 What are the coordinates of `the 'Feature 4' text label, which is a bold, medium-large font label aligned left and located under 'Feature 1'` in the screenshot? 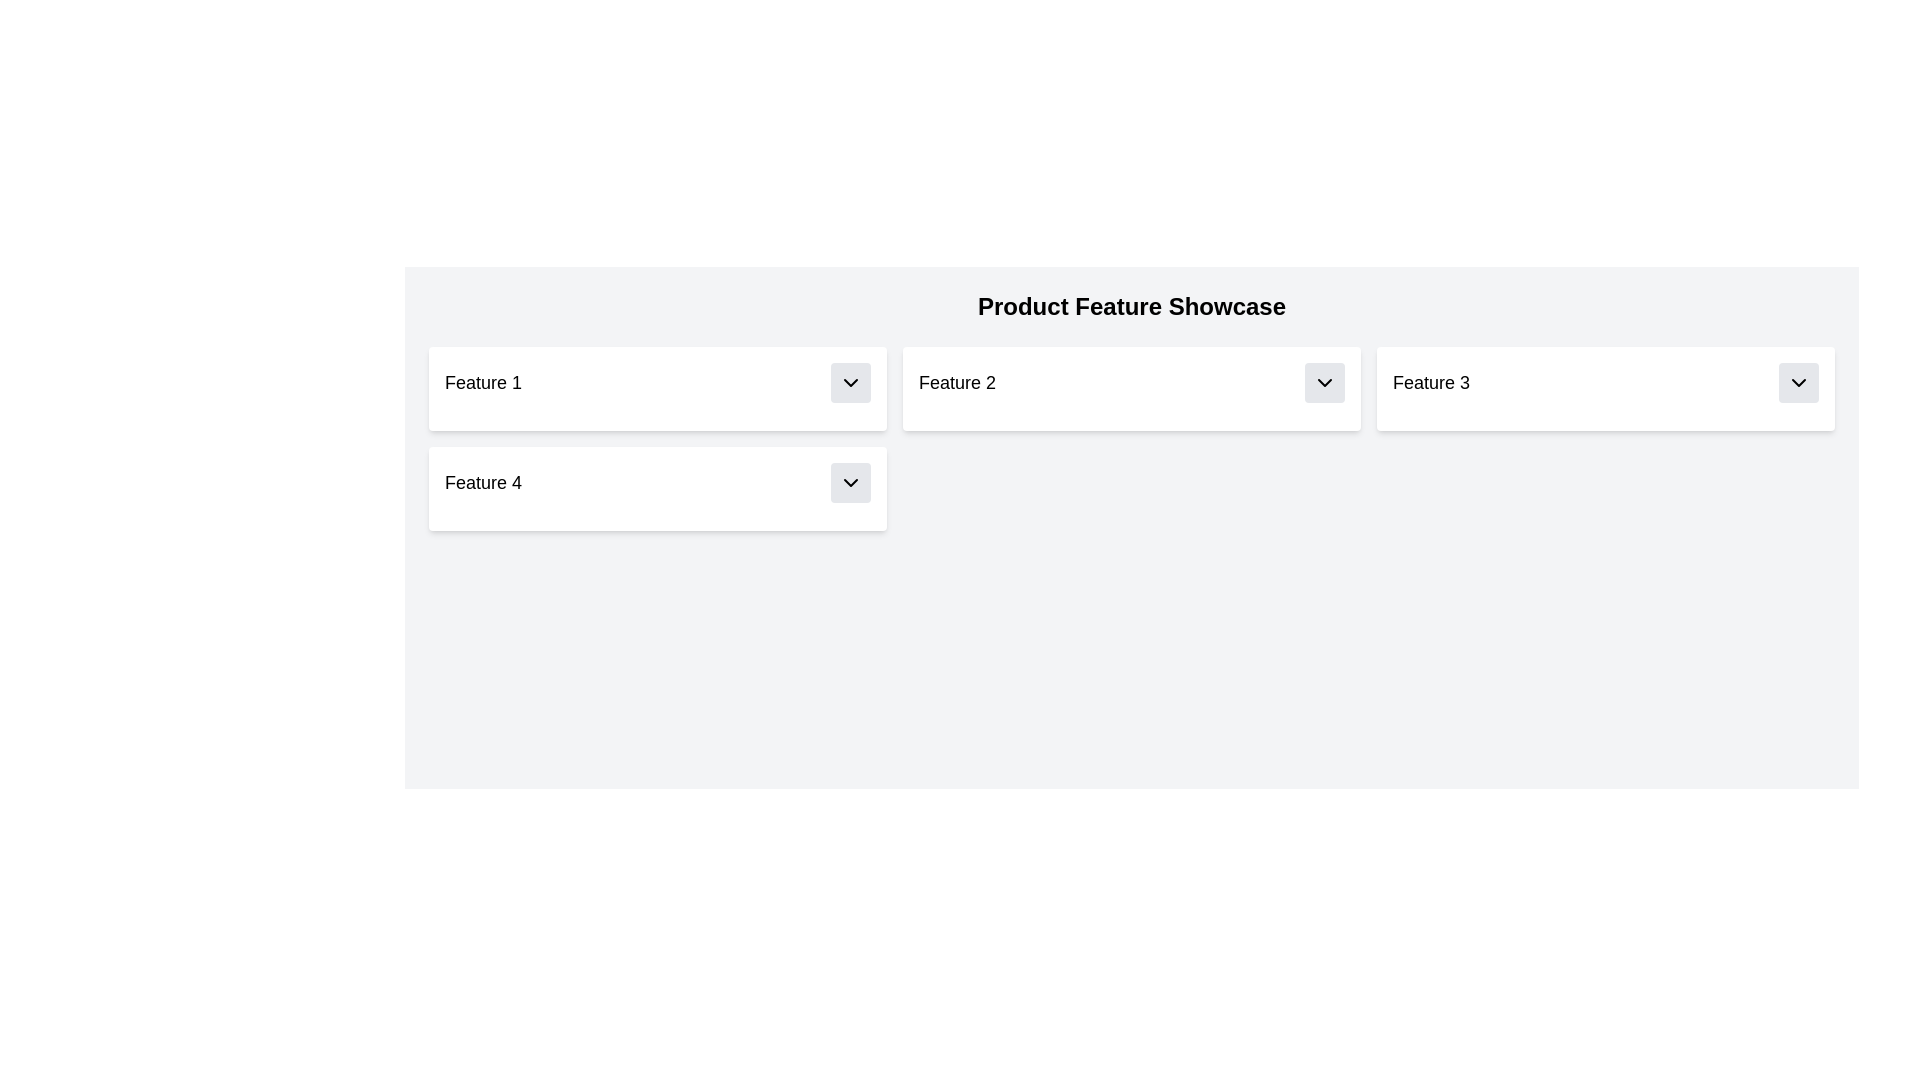 It's located at (483, 482).